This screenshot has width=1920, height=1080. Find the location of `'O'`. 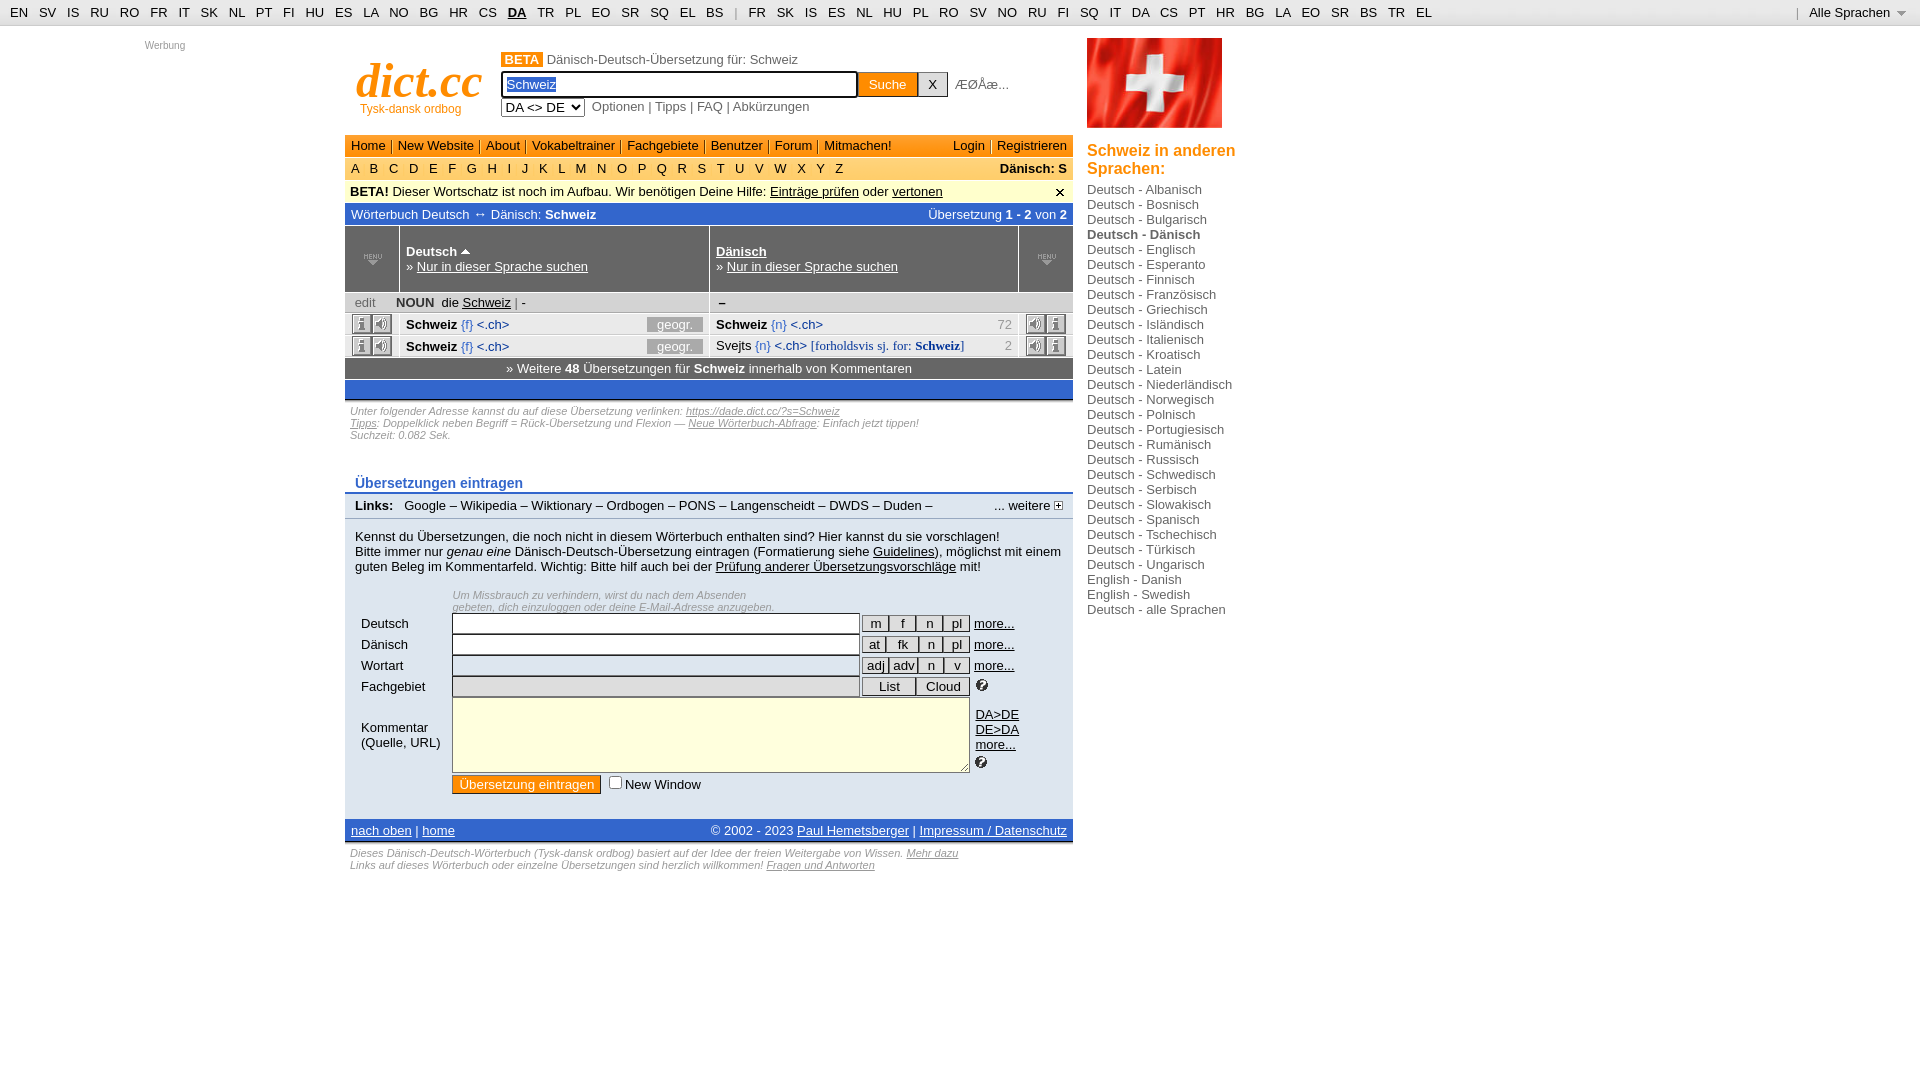

'O' is located at coordinates (620, 167).